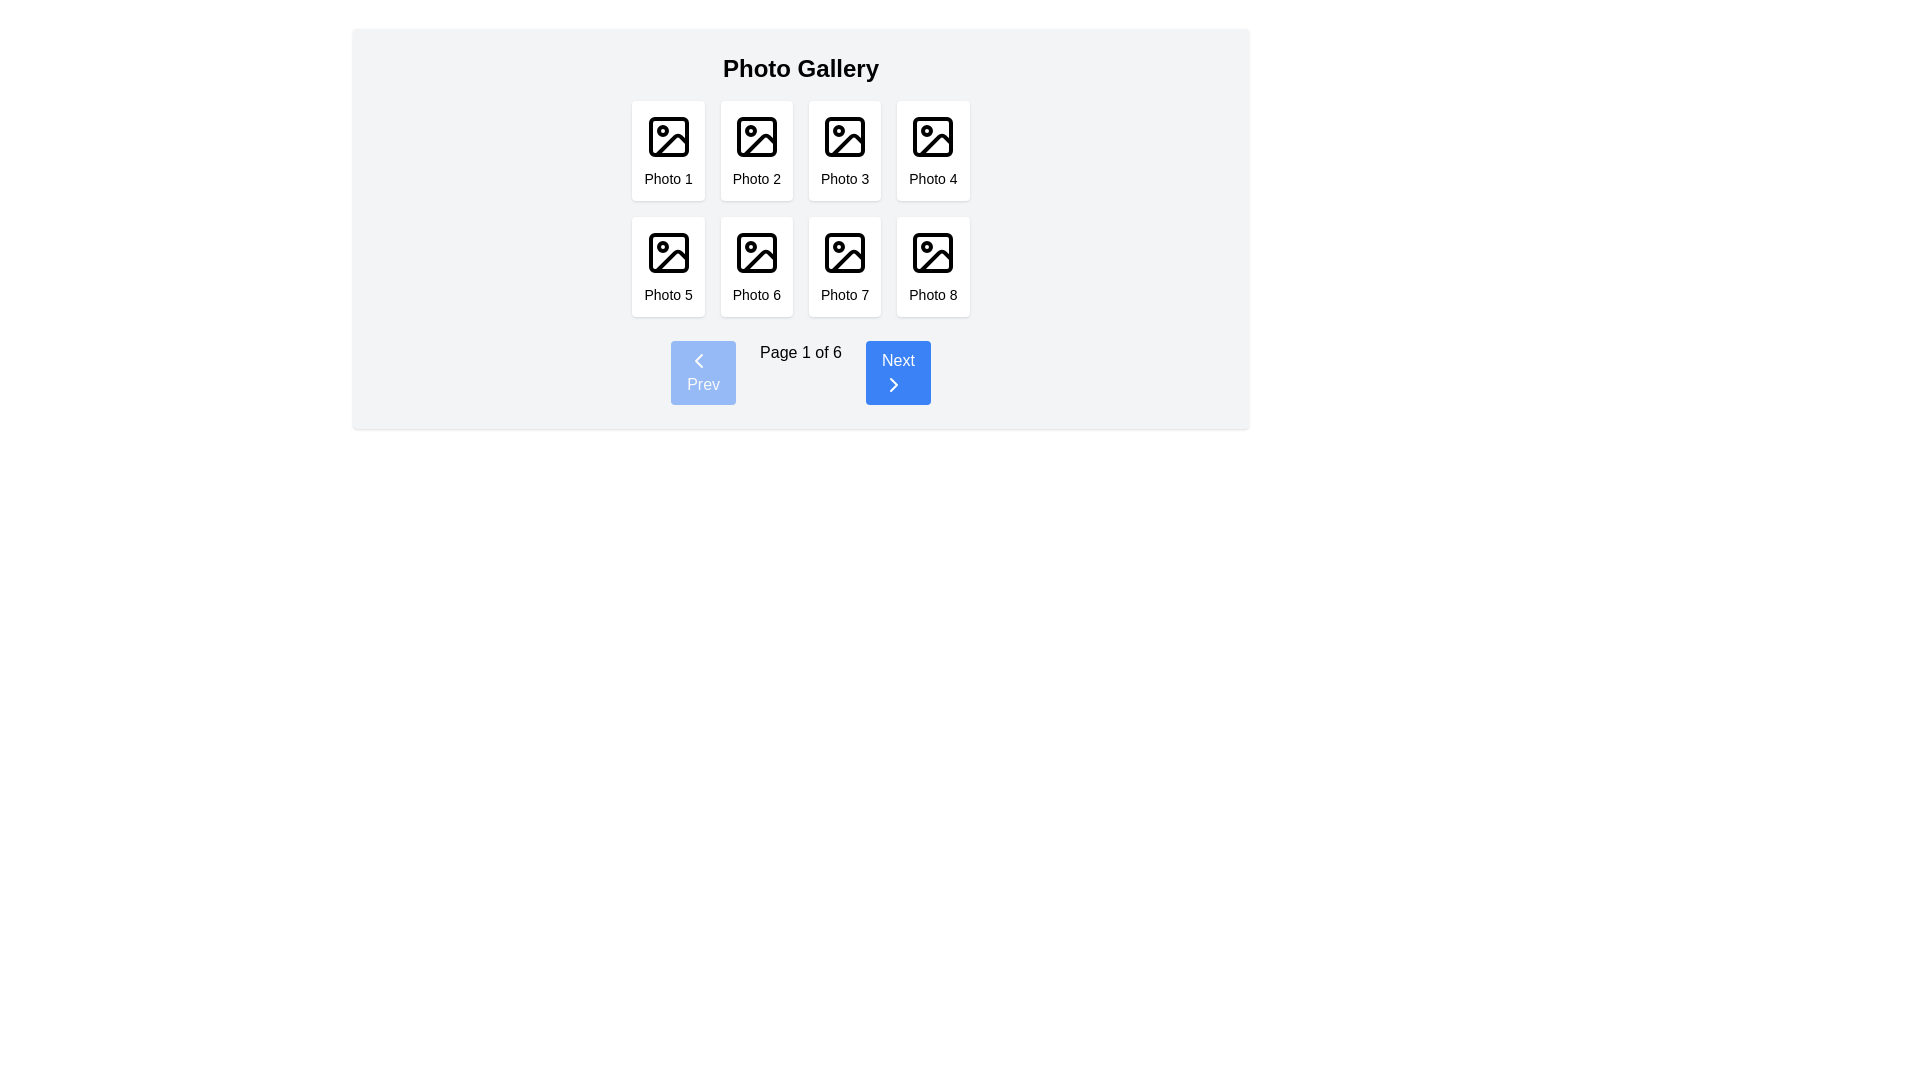 Image resolution: width=1920 pixels, height=1080 pixels. Describe the element at coordinates (801, 227) in the screenshot. I see `a photo card in the photo gallery interface` at that location.